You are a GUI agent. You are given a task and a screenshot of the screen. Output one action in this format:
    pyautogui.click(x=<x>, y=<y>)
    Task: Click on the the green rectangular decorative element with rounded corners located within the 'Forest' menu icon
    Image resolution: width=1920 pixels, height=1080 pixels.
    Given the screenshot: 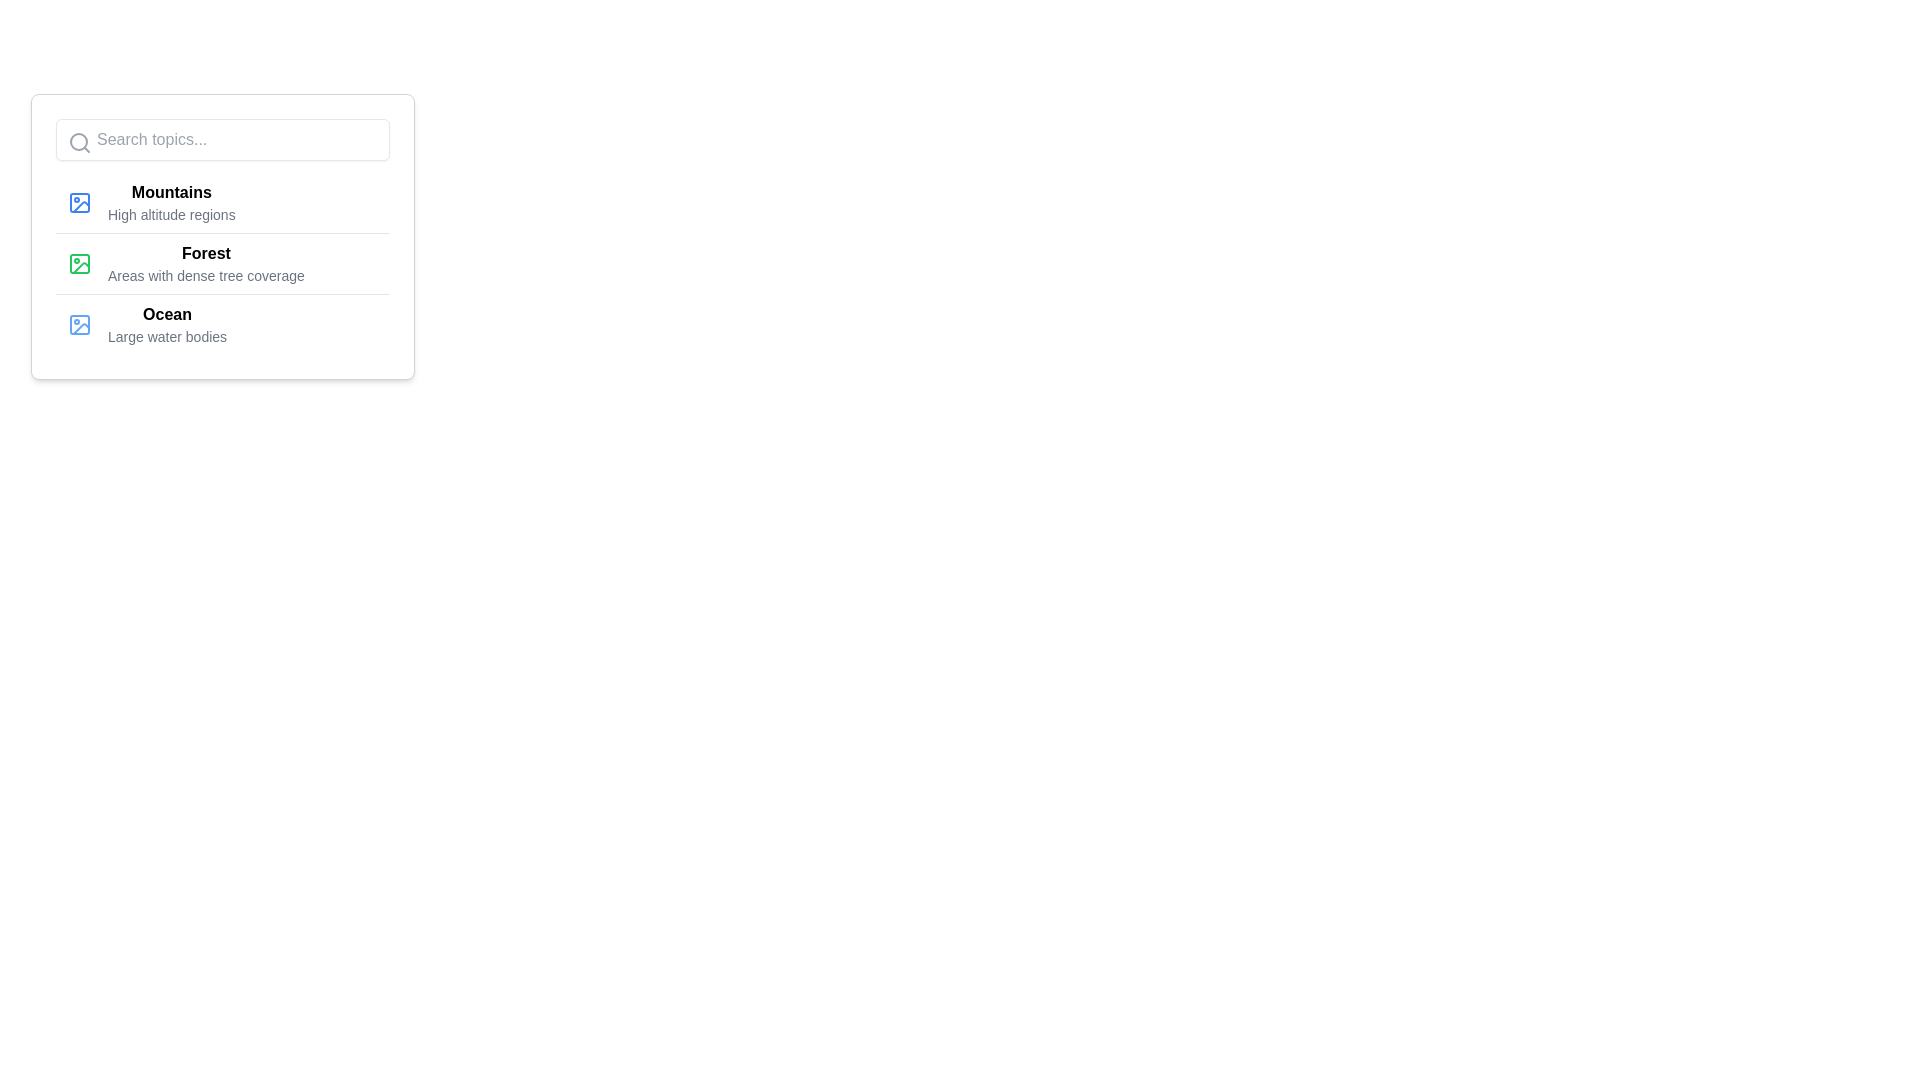 What is the action you would take?
    pyautogui.click(x=80, y=262)
    